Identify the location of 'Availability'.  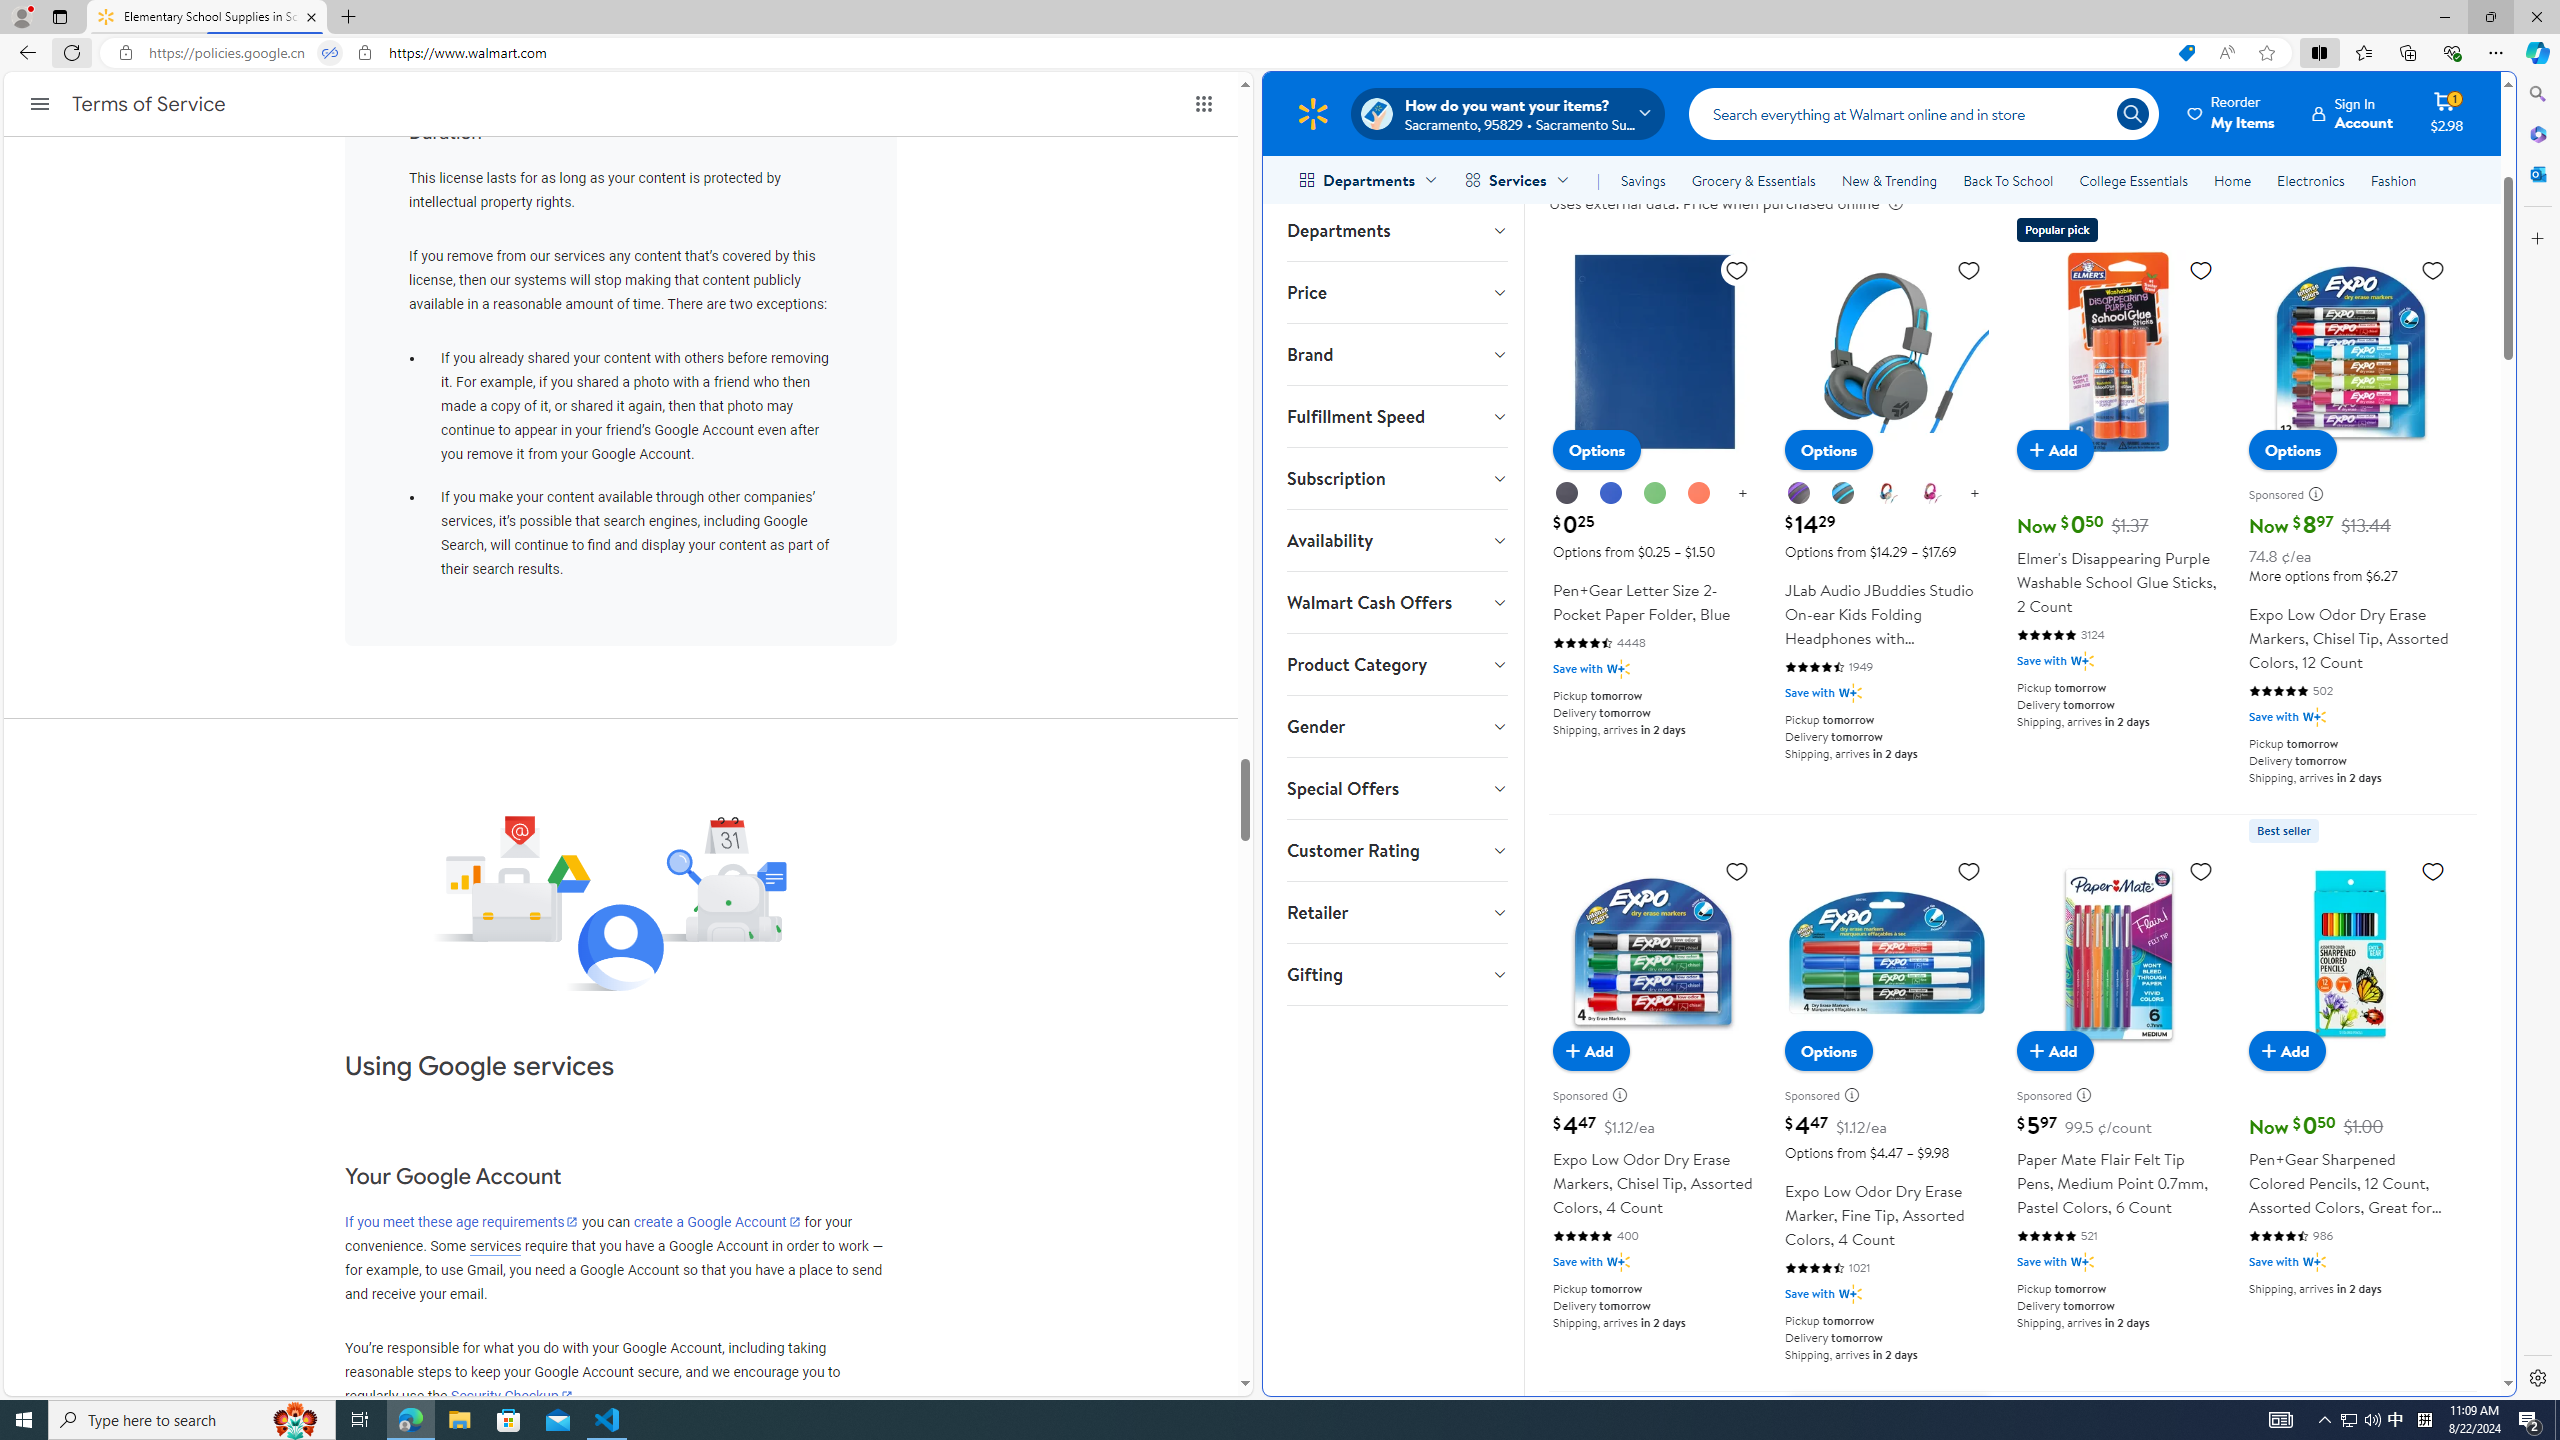
(1395, 540).